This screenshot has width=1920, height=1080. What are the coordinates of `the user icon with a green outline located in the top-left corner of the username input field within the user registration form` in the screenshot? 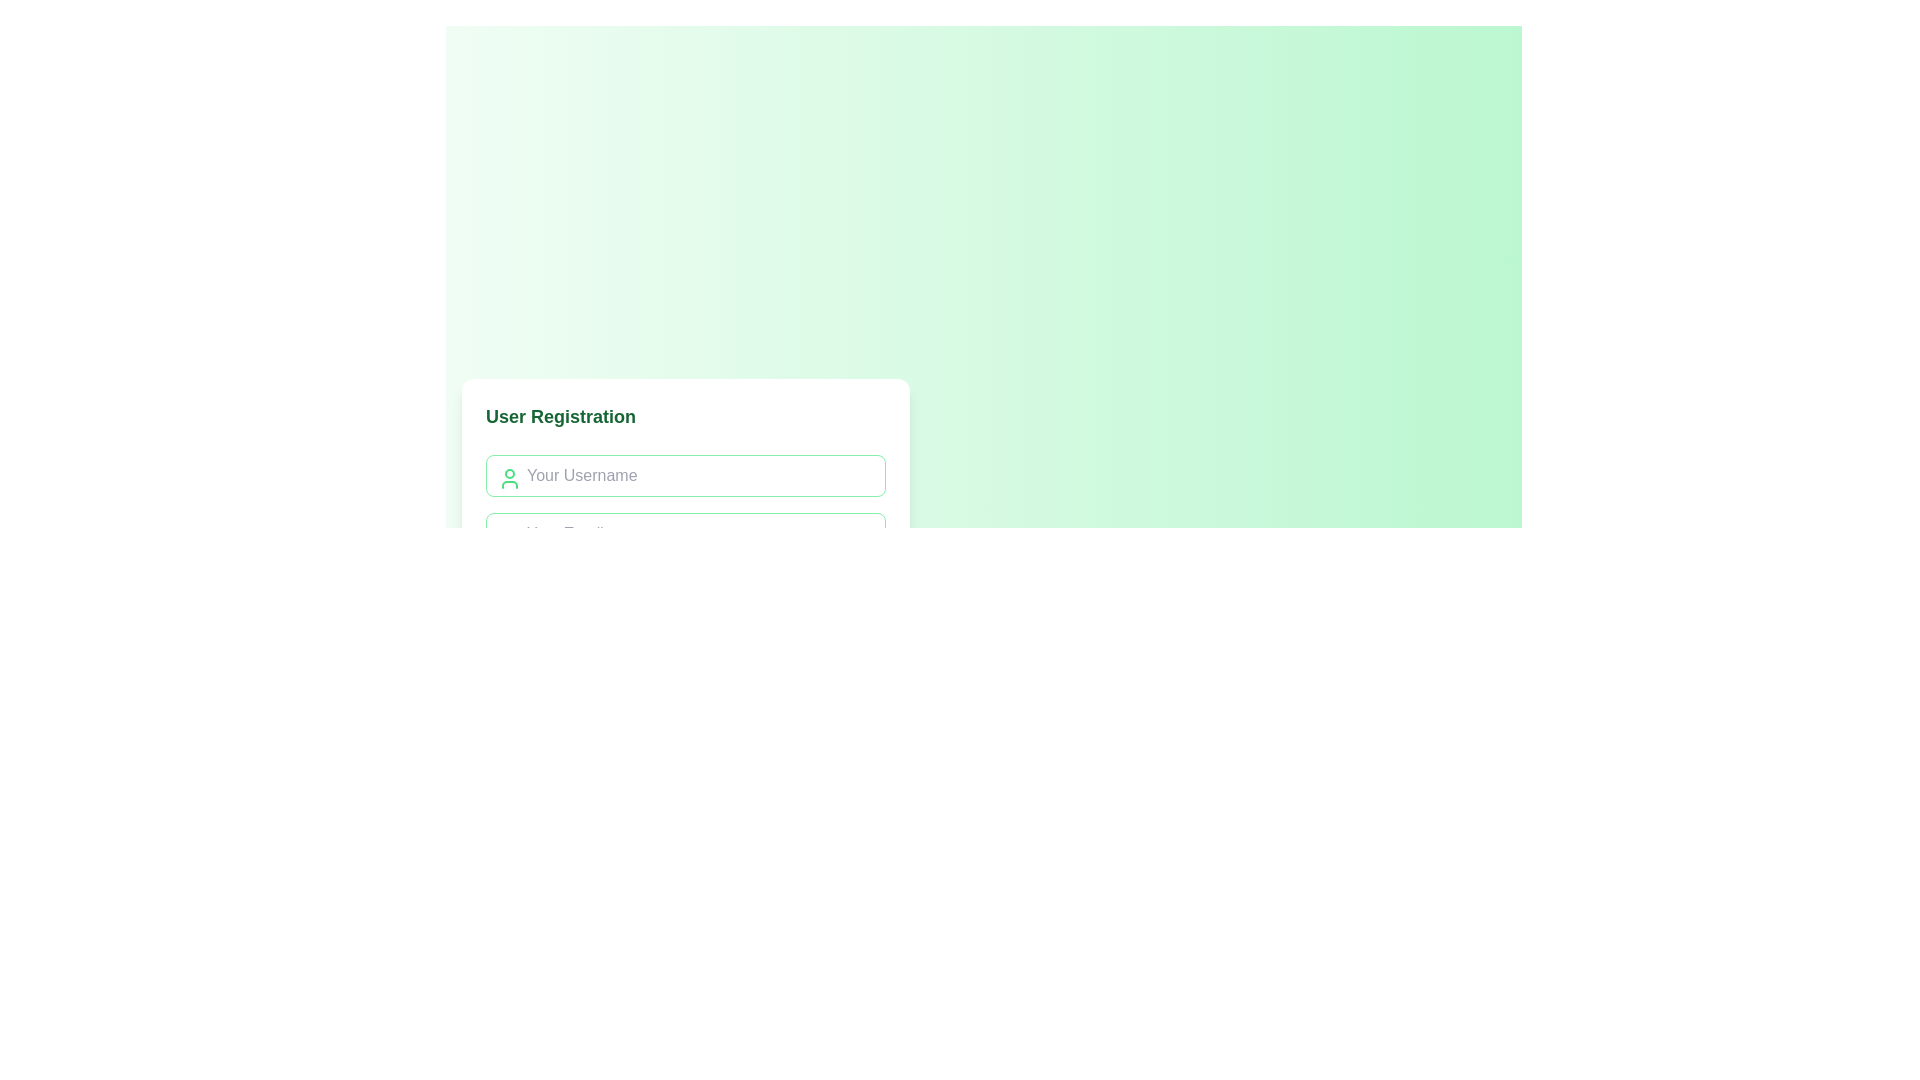 It's located at (509, 478).